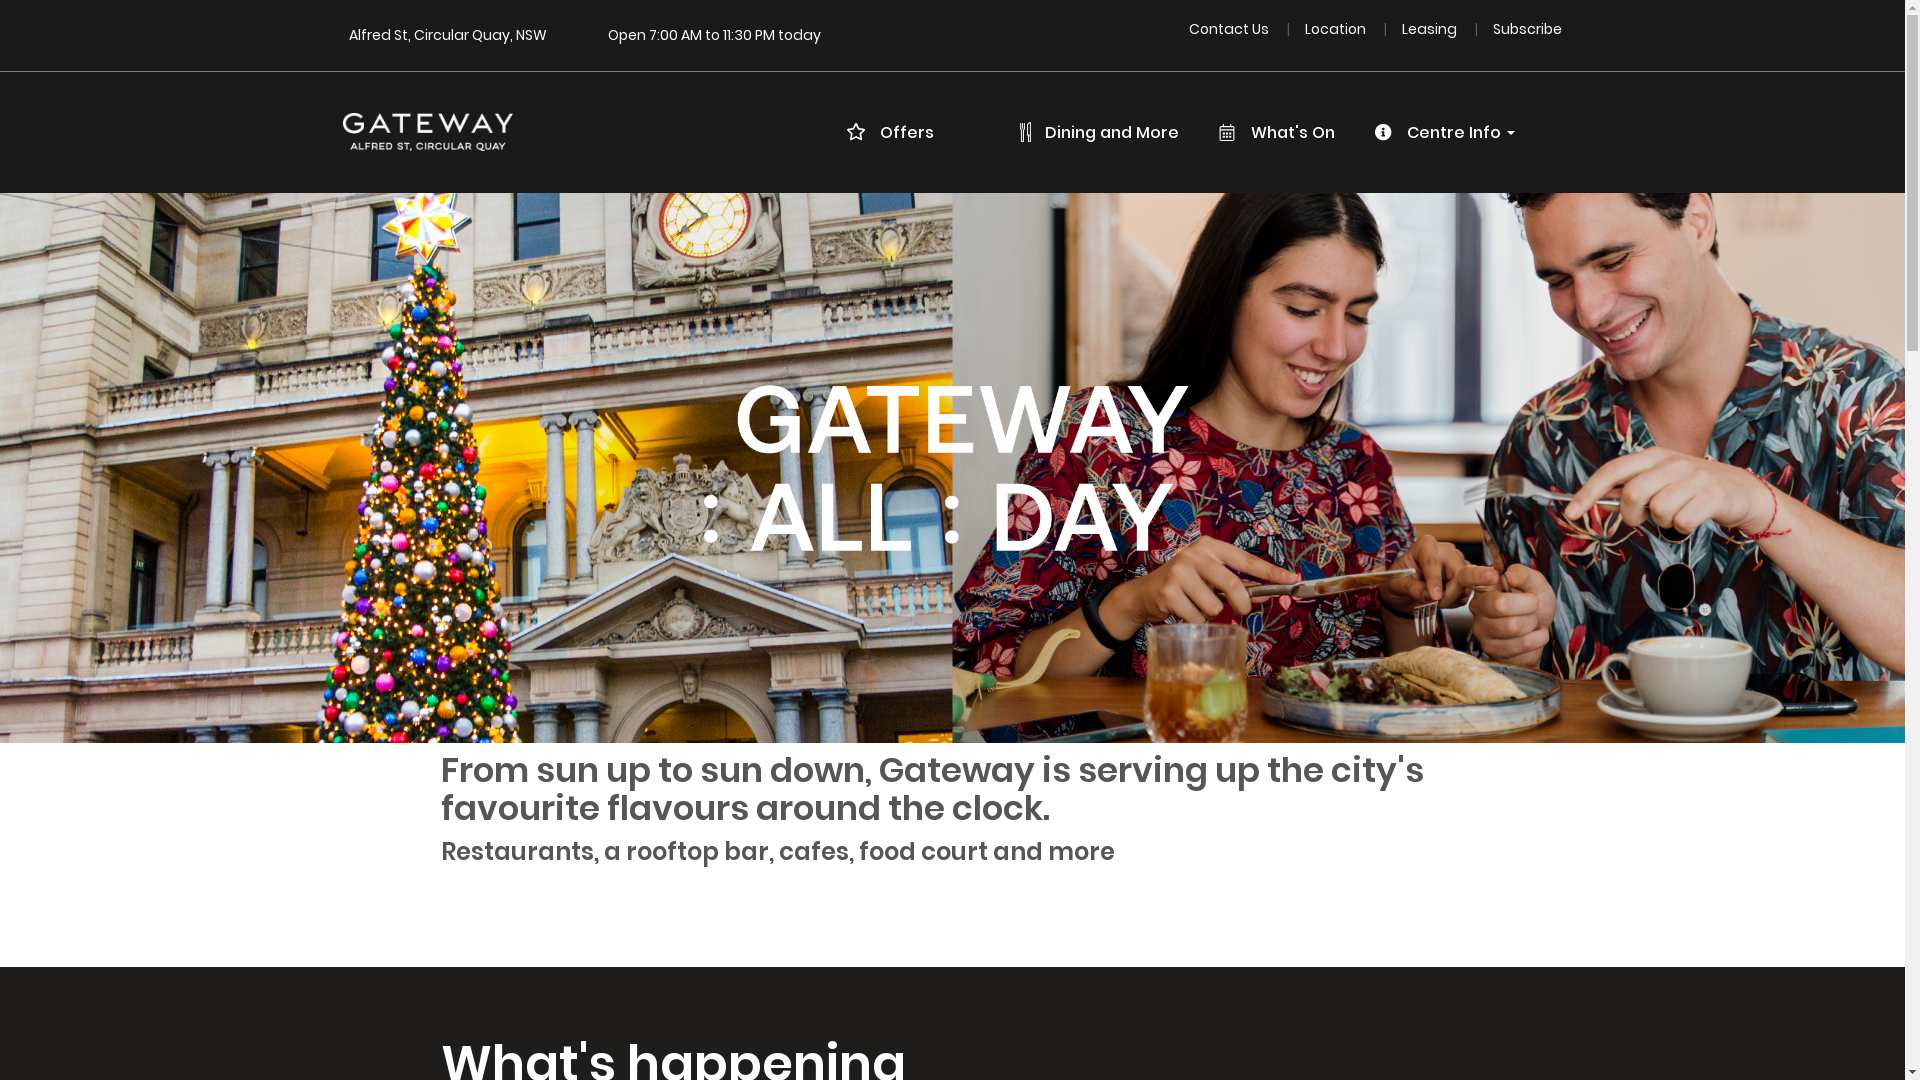  Describe the element at coordinates (778, 851) in the screenshot. I see `'Restaurants, a rooftop bar, cafes, food court and more'` at that location.